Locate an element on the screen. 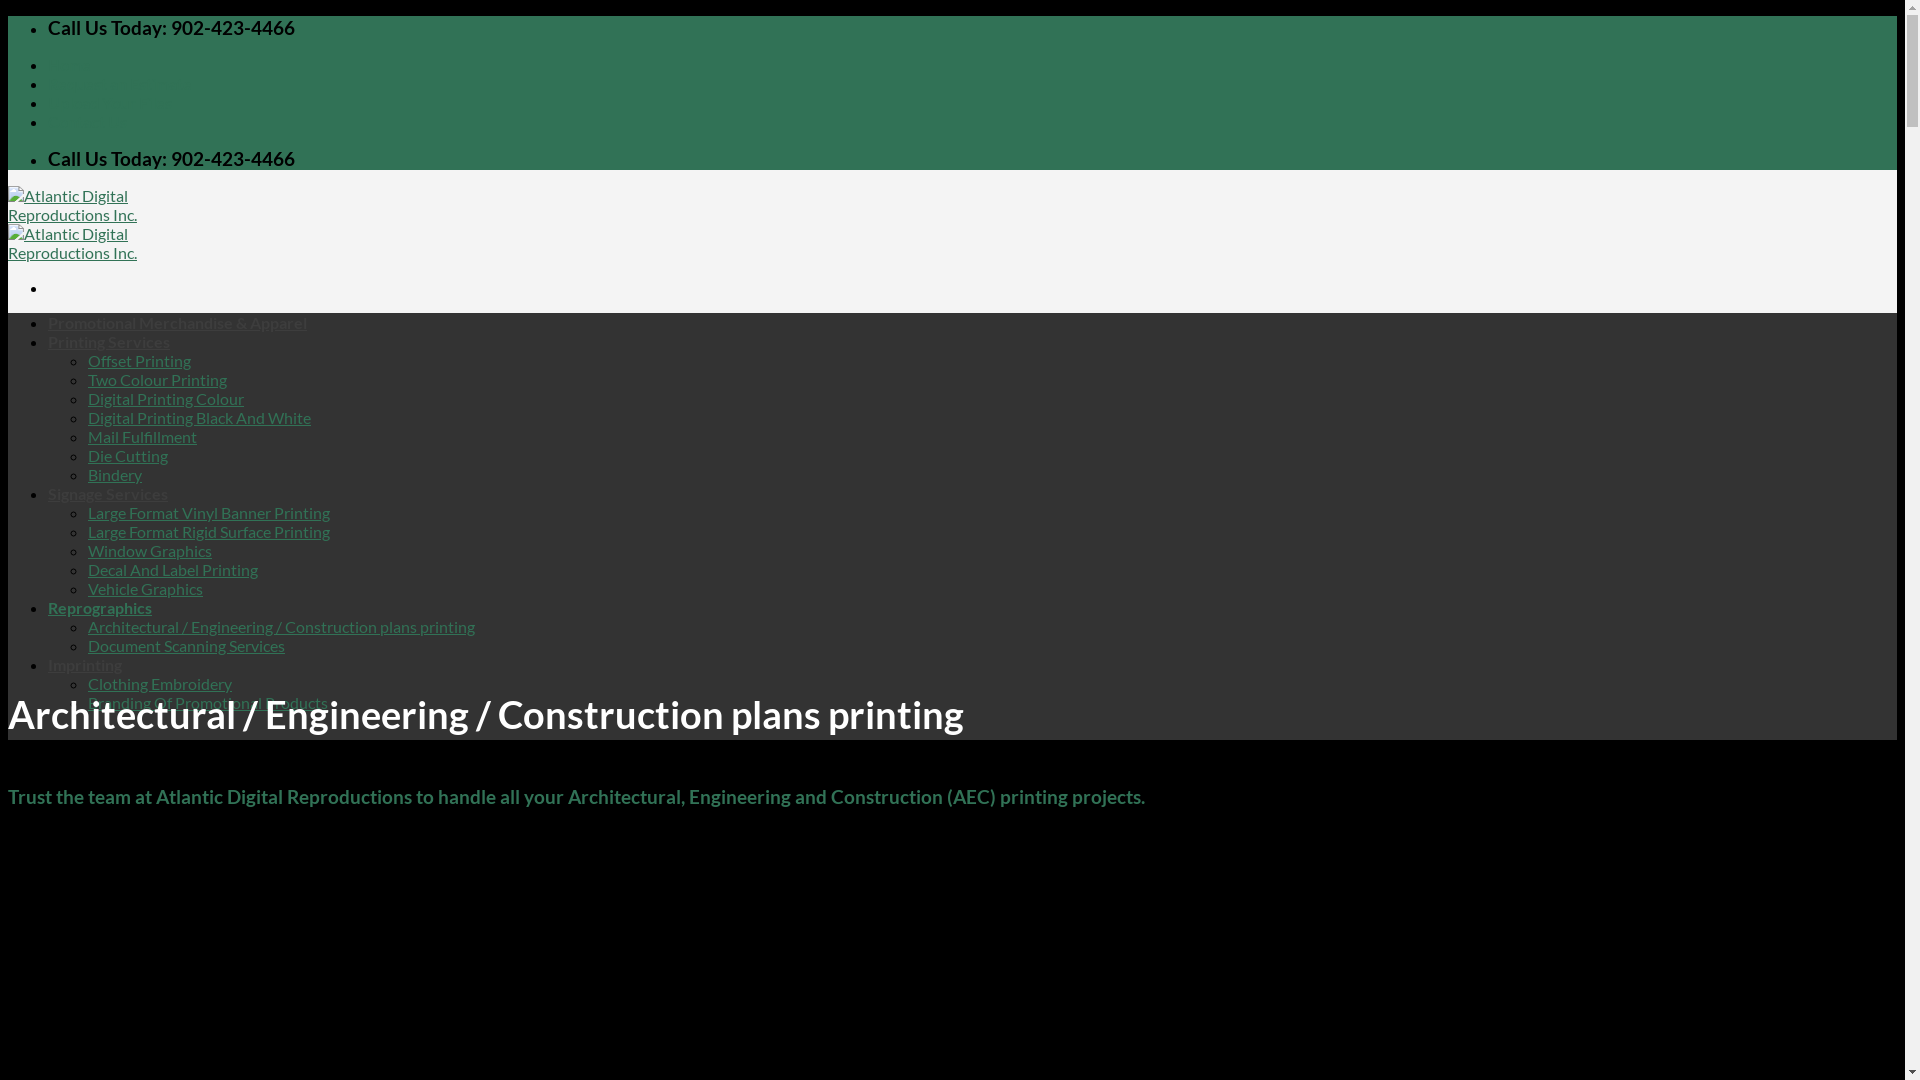 This screenshot has height=1080, width=1920. 'Bindery' is located at coordinates (114, 474).